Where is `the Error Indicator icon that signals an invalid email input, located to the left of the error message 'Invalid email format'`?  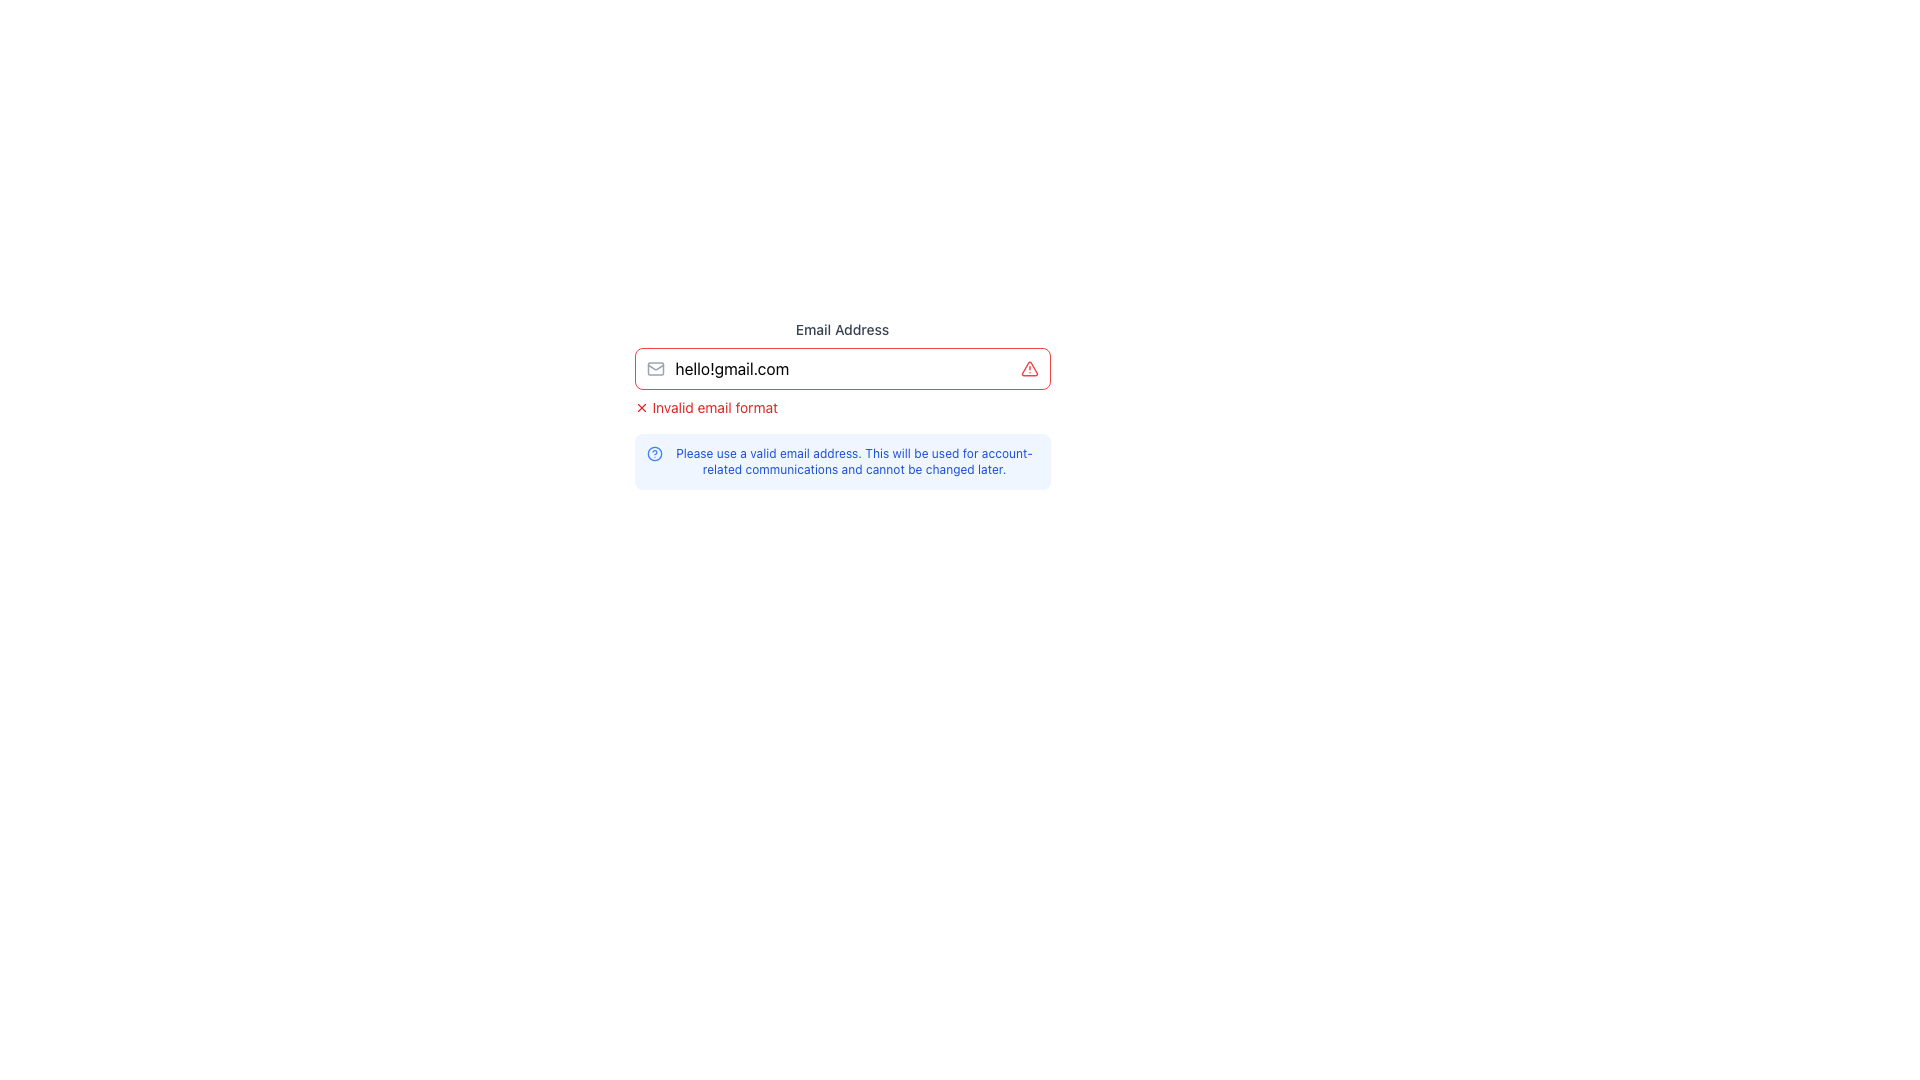
the Error Indicator icon that signals an invalid email input, located to the left of the error message 'Invalid email format' is located at coordinates (641, 407).